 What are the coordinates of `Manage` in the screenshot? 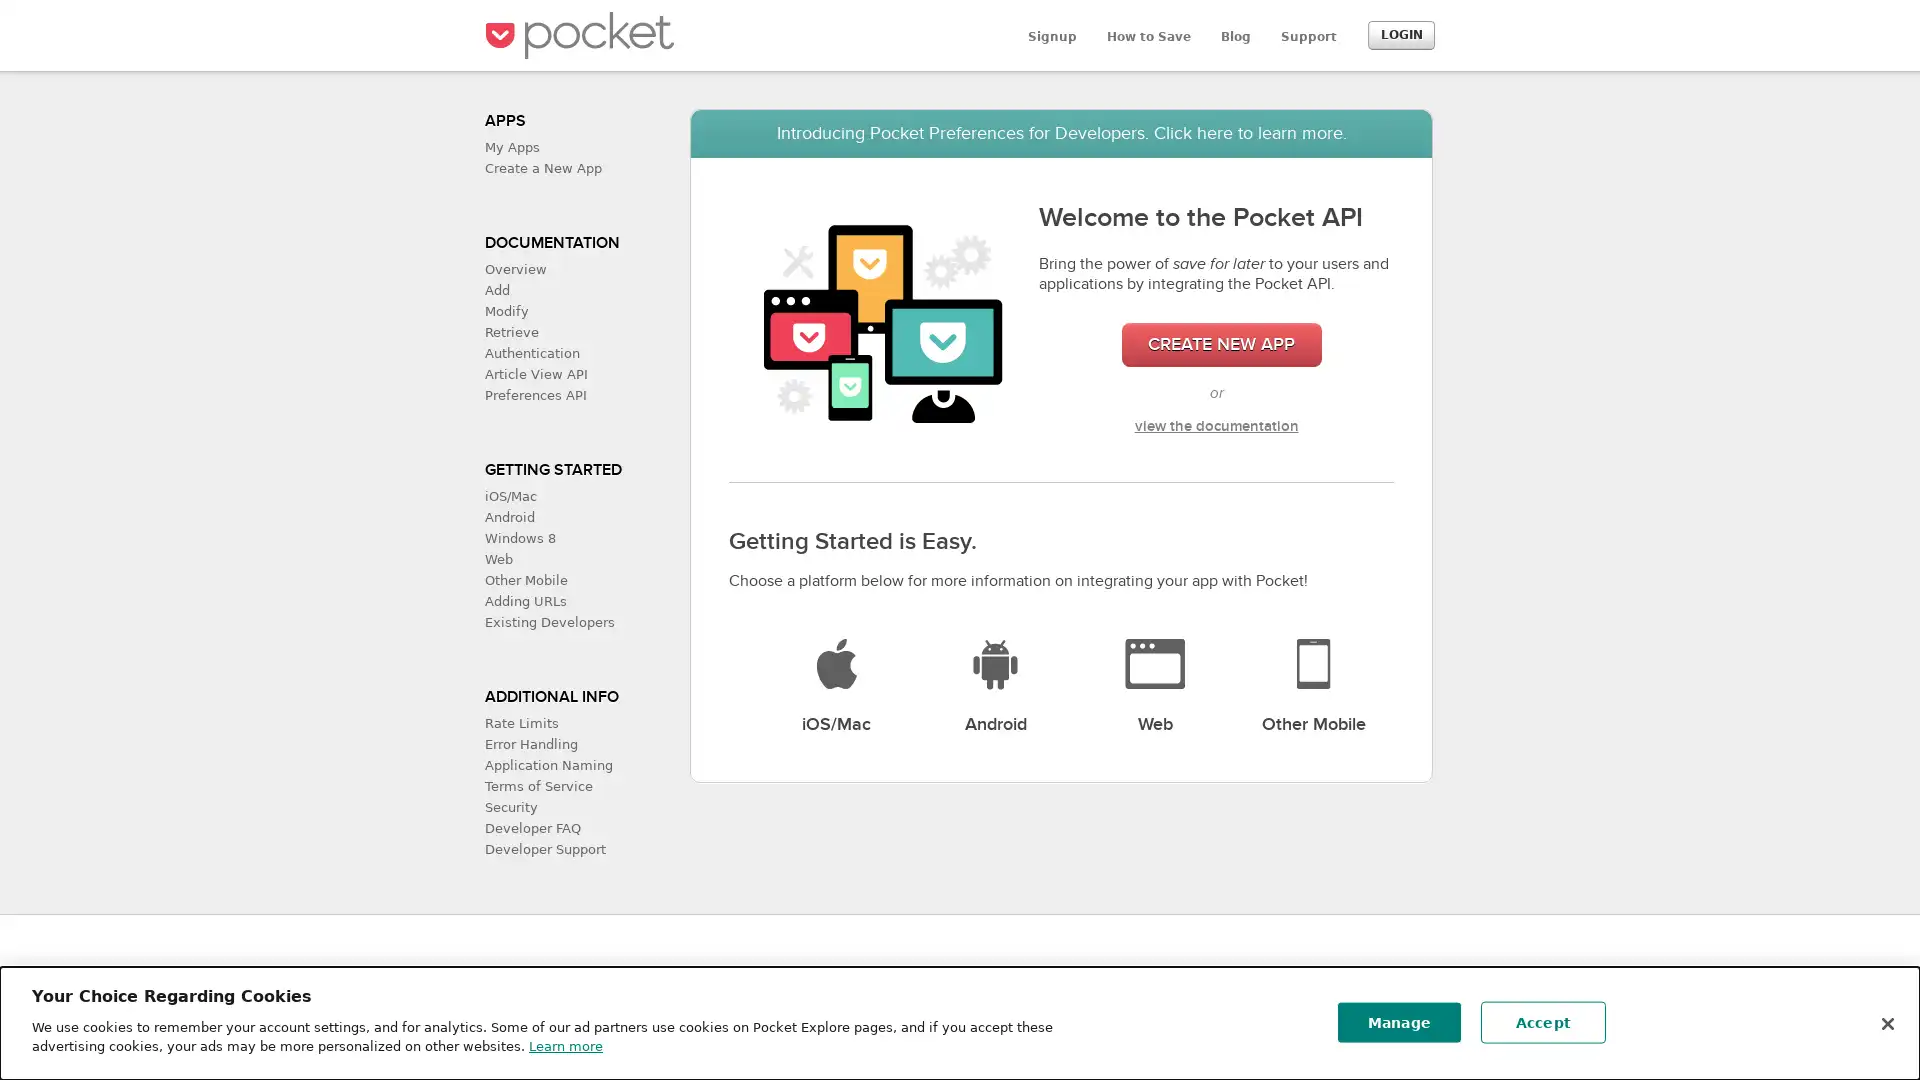 It's located at (1397, 1022).